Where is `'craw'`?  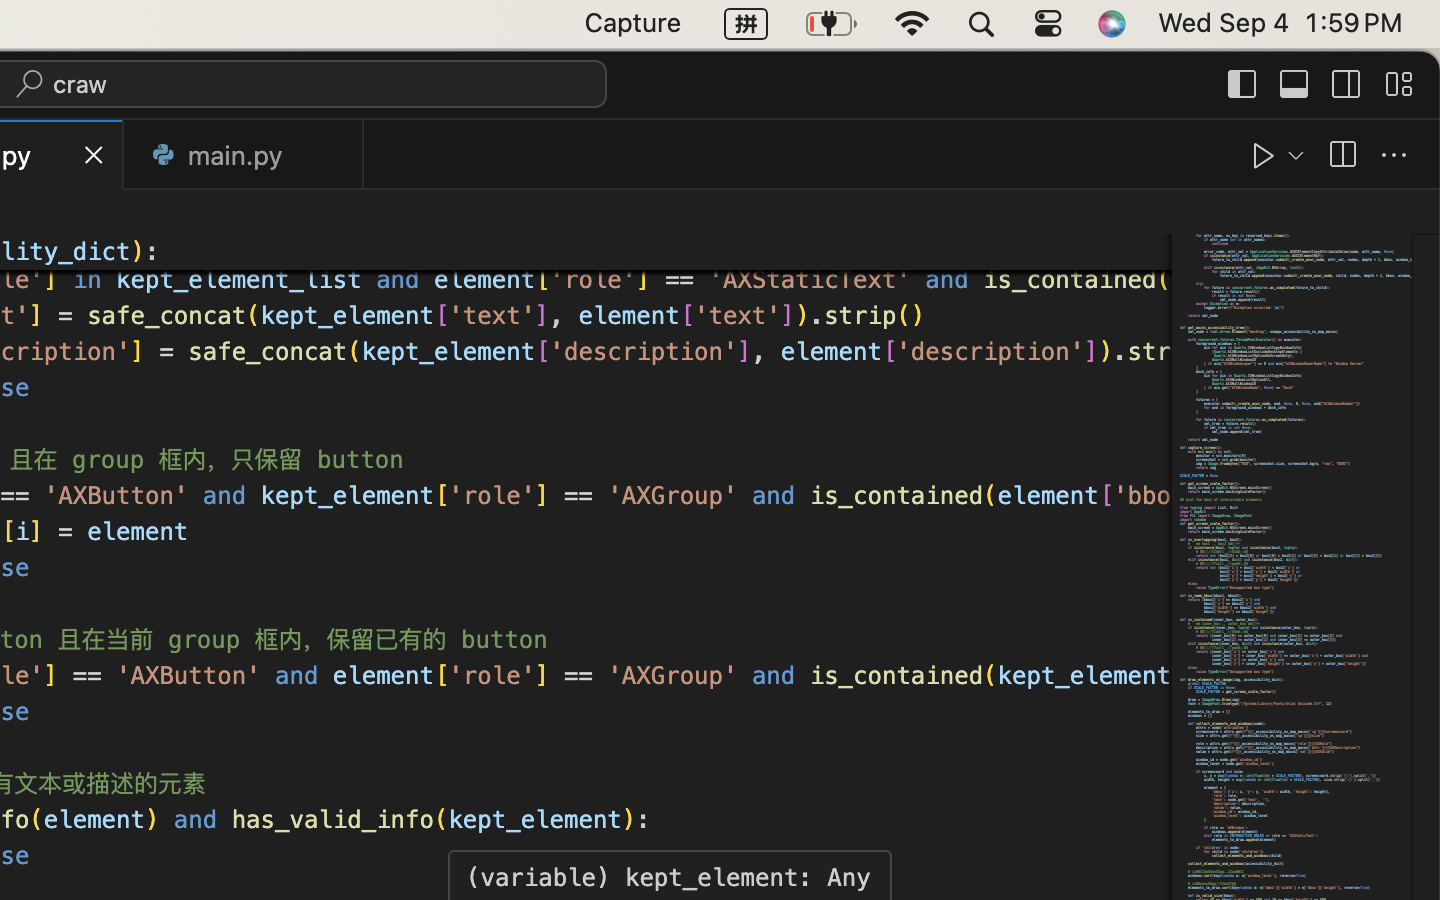
'craw' is located at coordinates (80, 82).